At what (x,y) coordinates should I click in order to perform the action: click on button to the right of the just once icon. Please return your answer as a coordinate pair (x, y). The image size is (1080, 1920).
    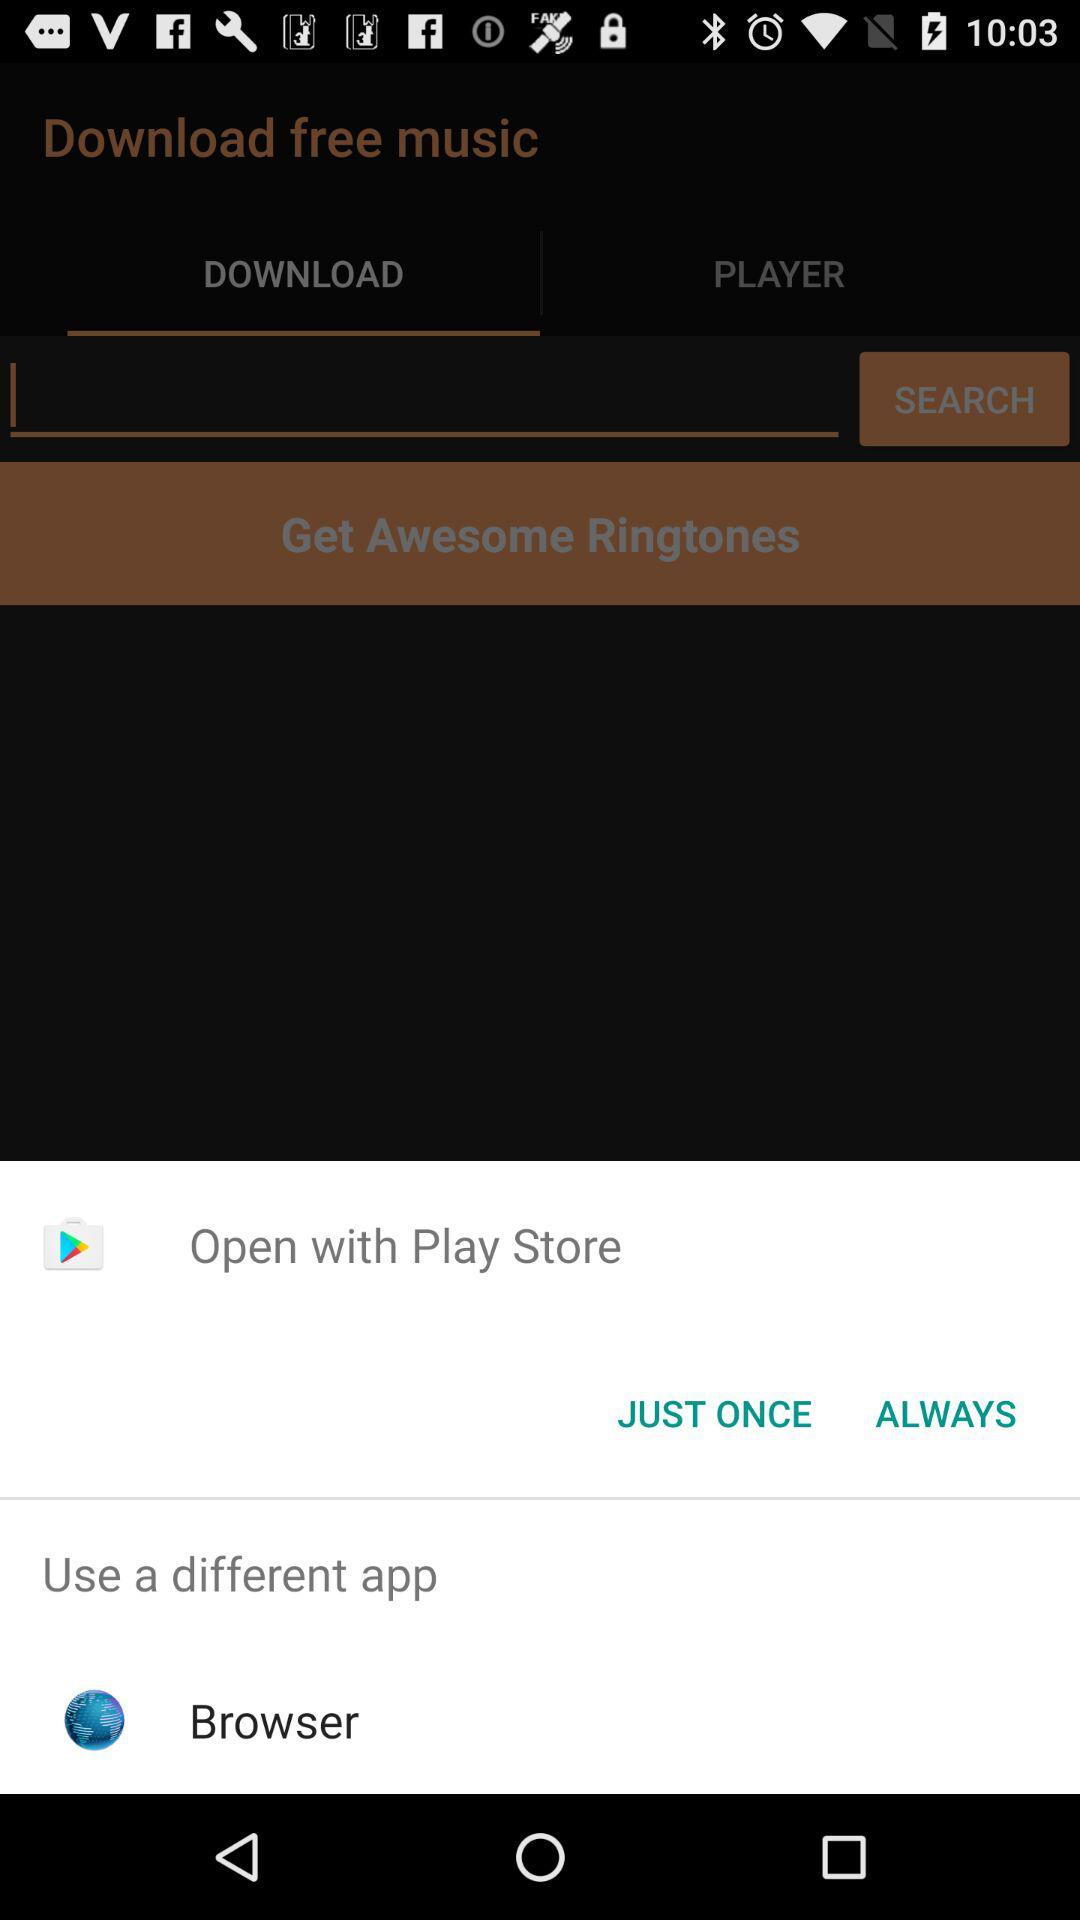
    Looking at the image, I should click on (945, 1411).